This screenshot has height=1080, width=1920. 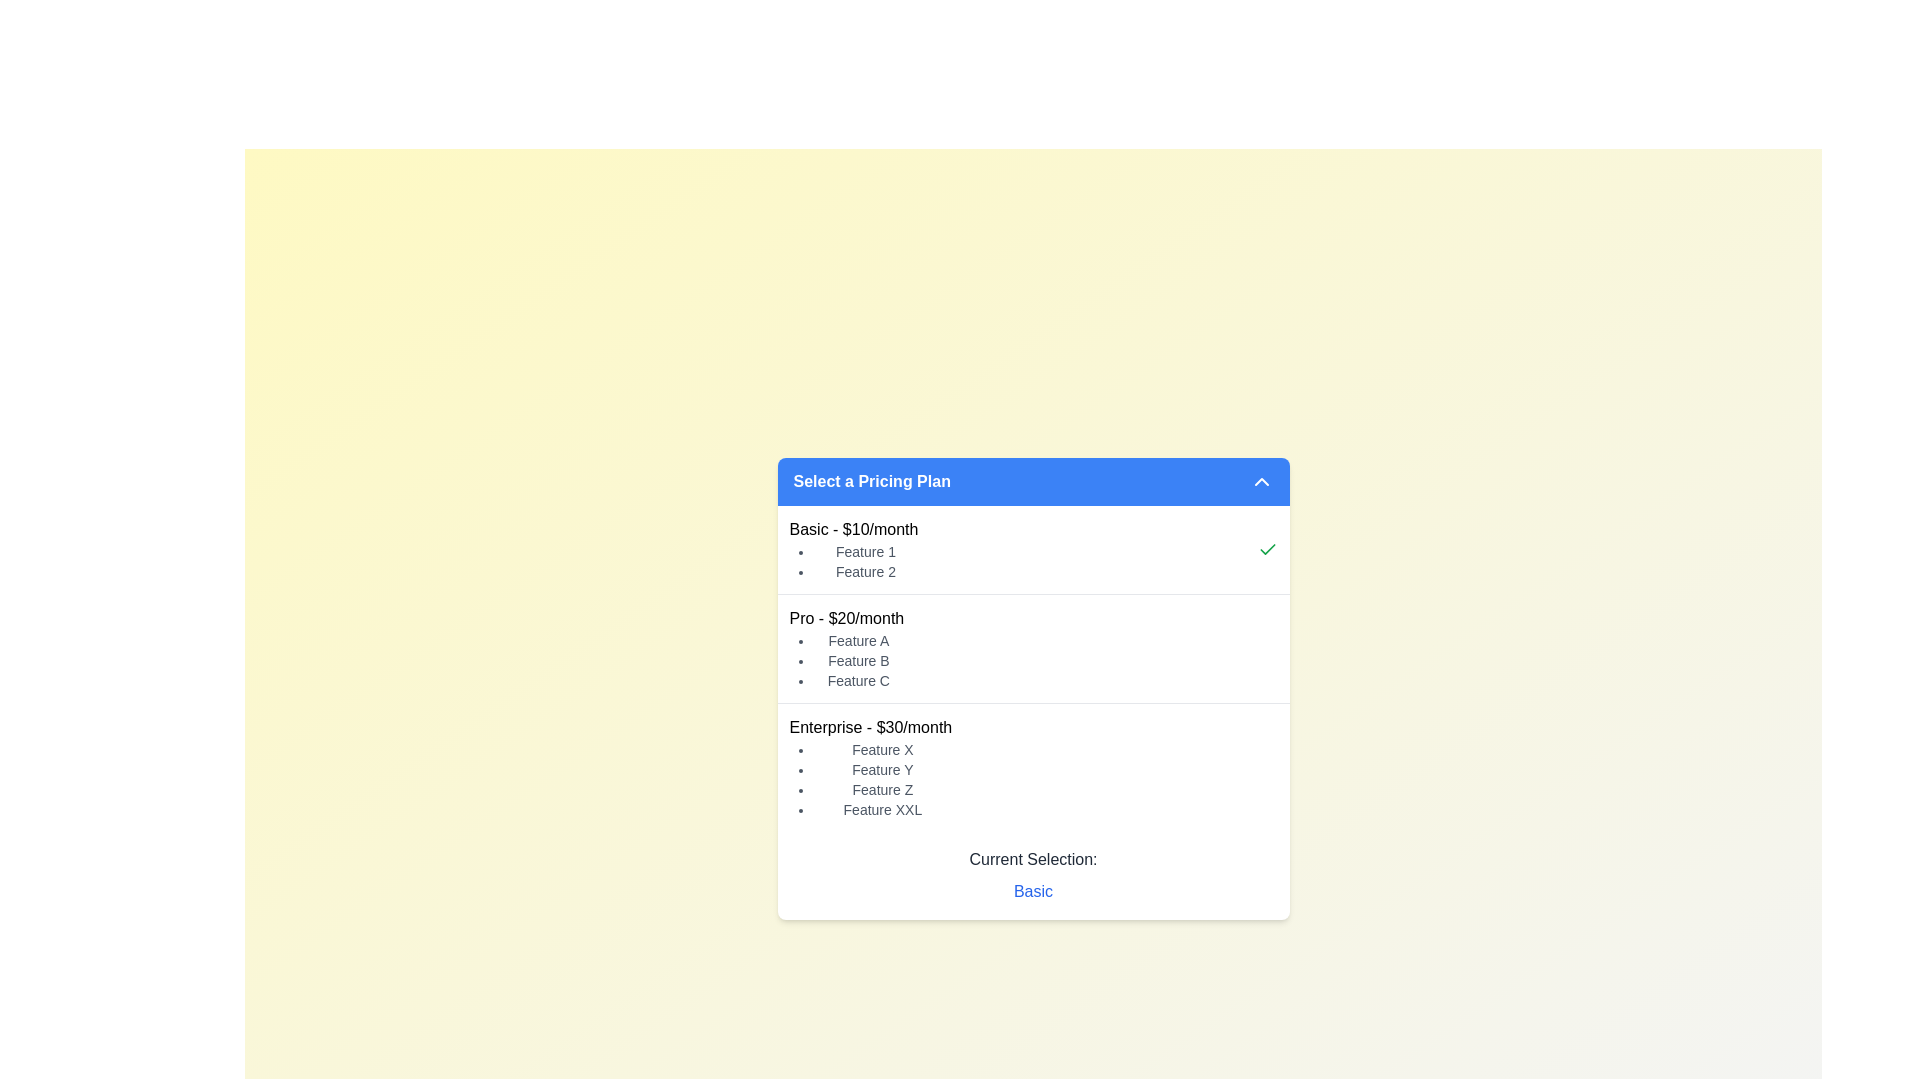 What do you see at coordinates (858, 680) in the screenshot?
I see `the third item in the bulleted list under the 'Pro - $20/month' pricing section, which indicates a feature included in this plan` at bounding box center [858, 680].